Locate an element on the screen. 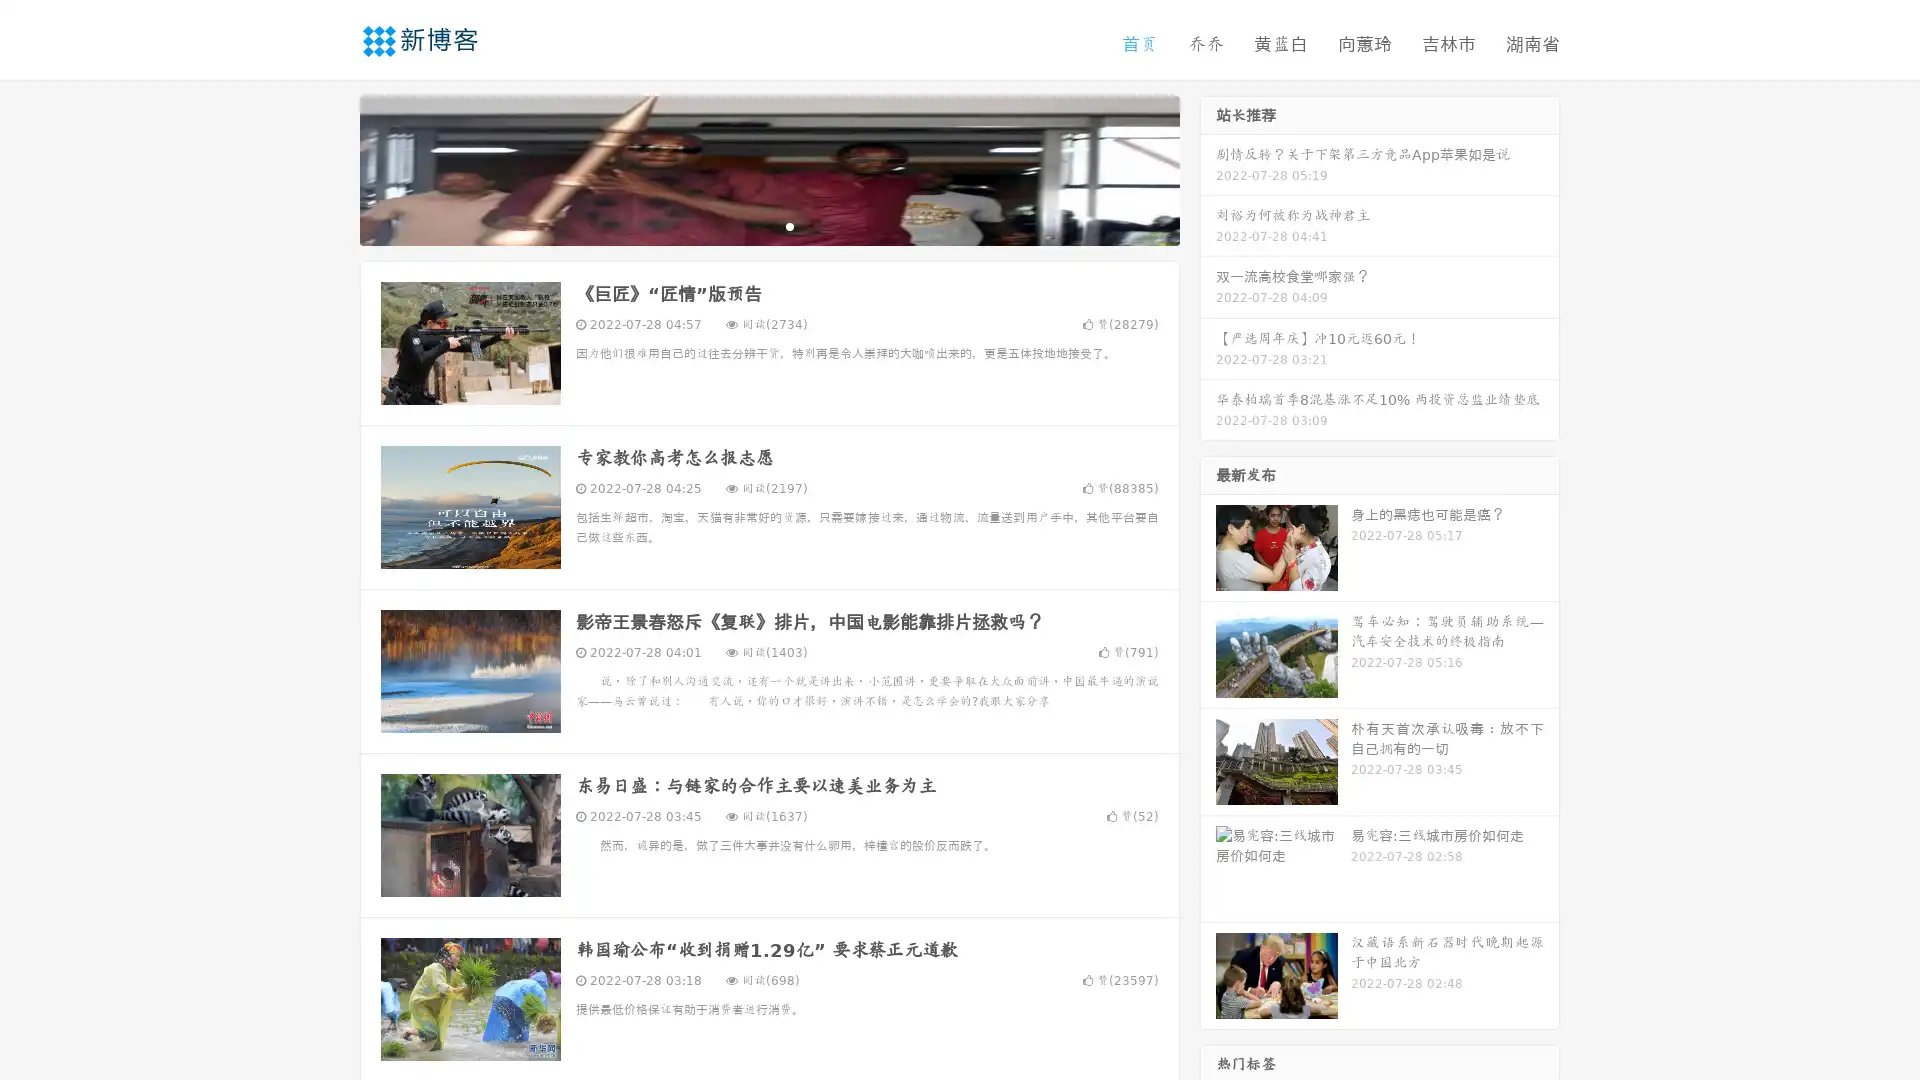  Previous slide is located at coordinates (330, 168).